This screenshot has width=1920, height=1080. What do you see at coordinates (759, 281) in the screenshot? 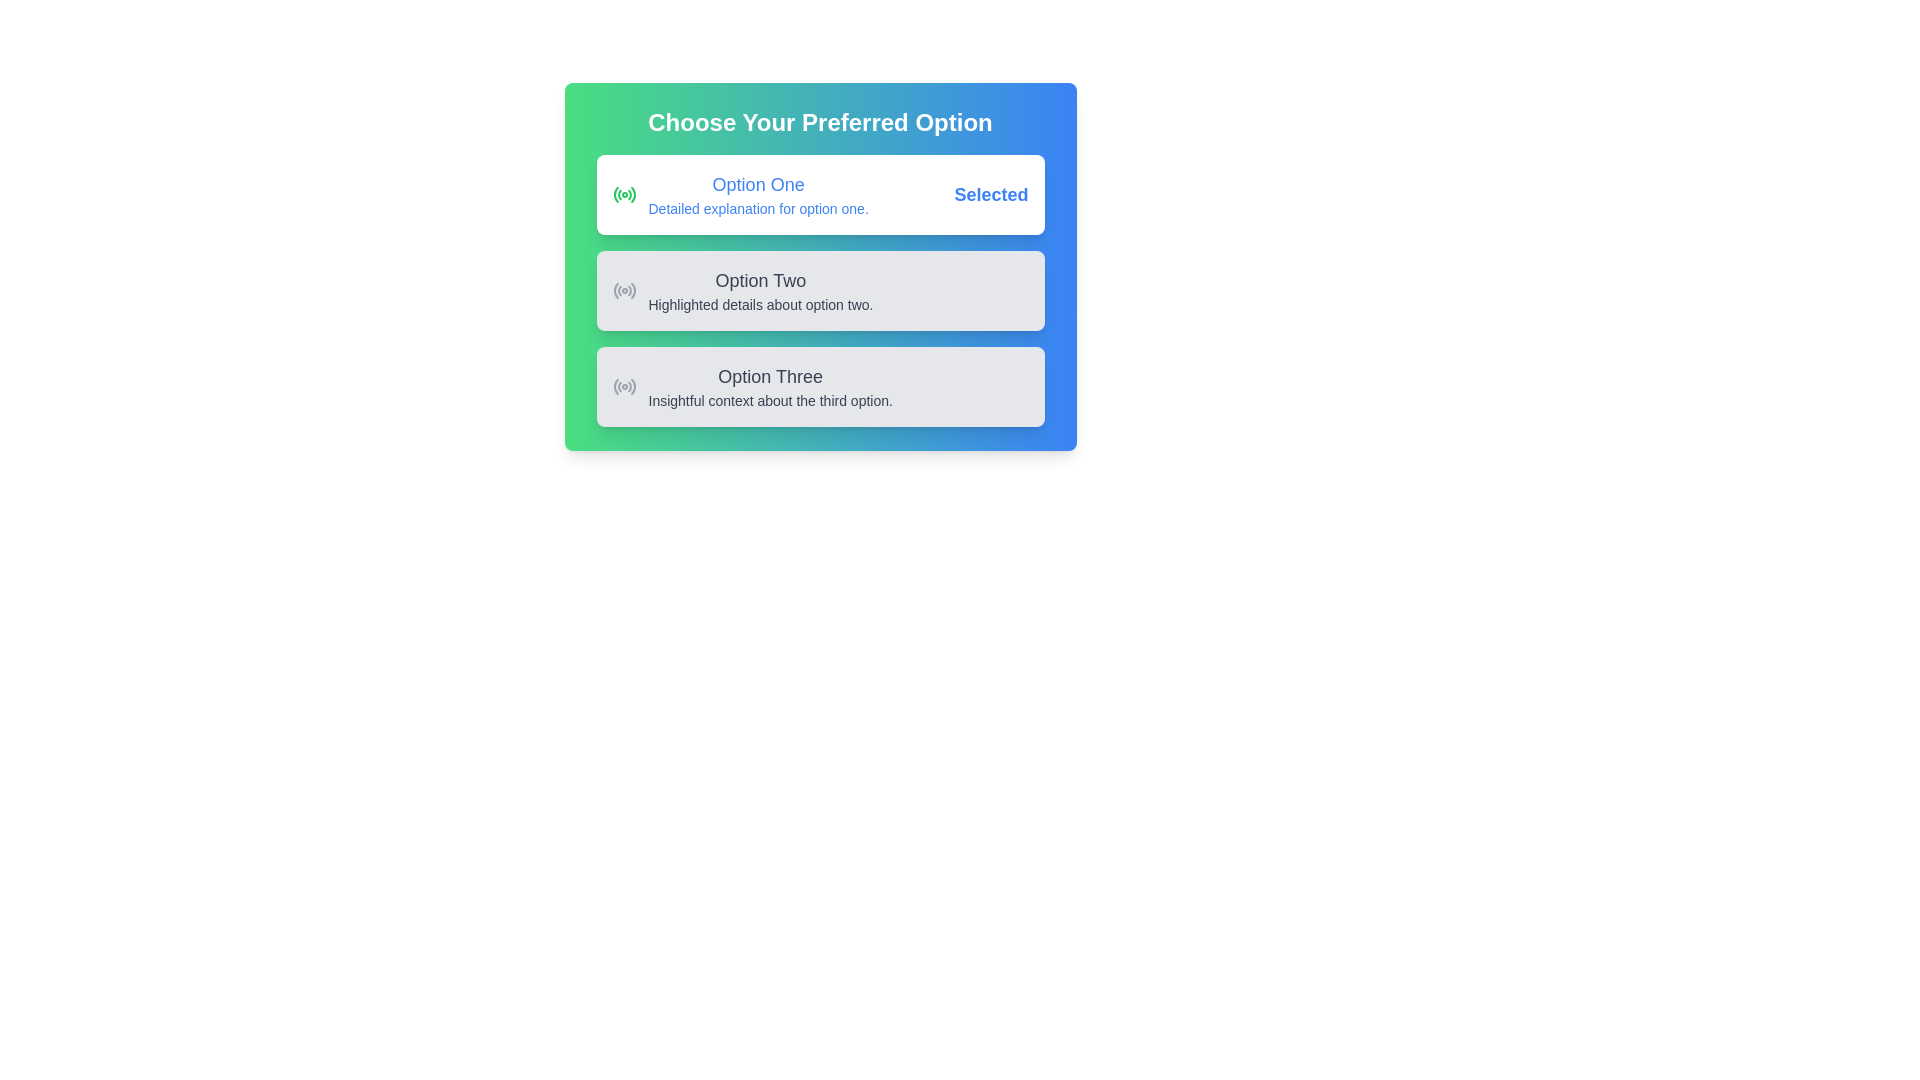
I see `the text label displaying 'Option Two', which is centrally aligned and visually prominent above its description` at bounding box center [759, 281].